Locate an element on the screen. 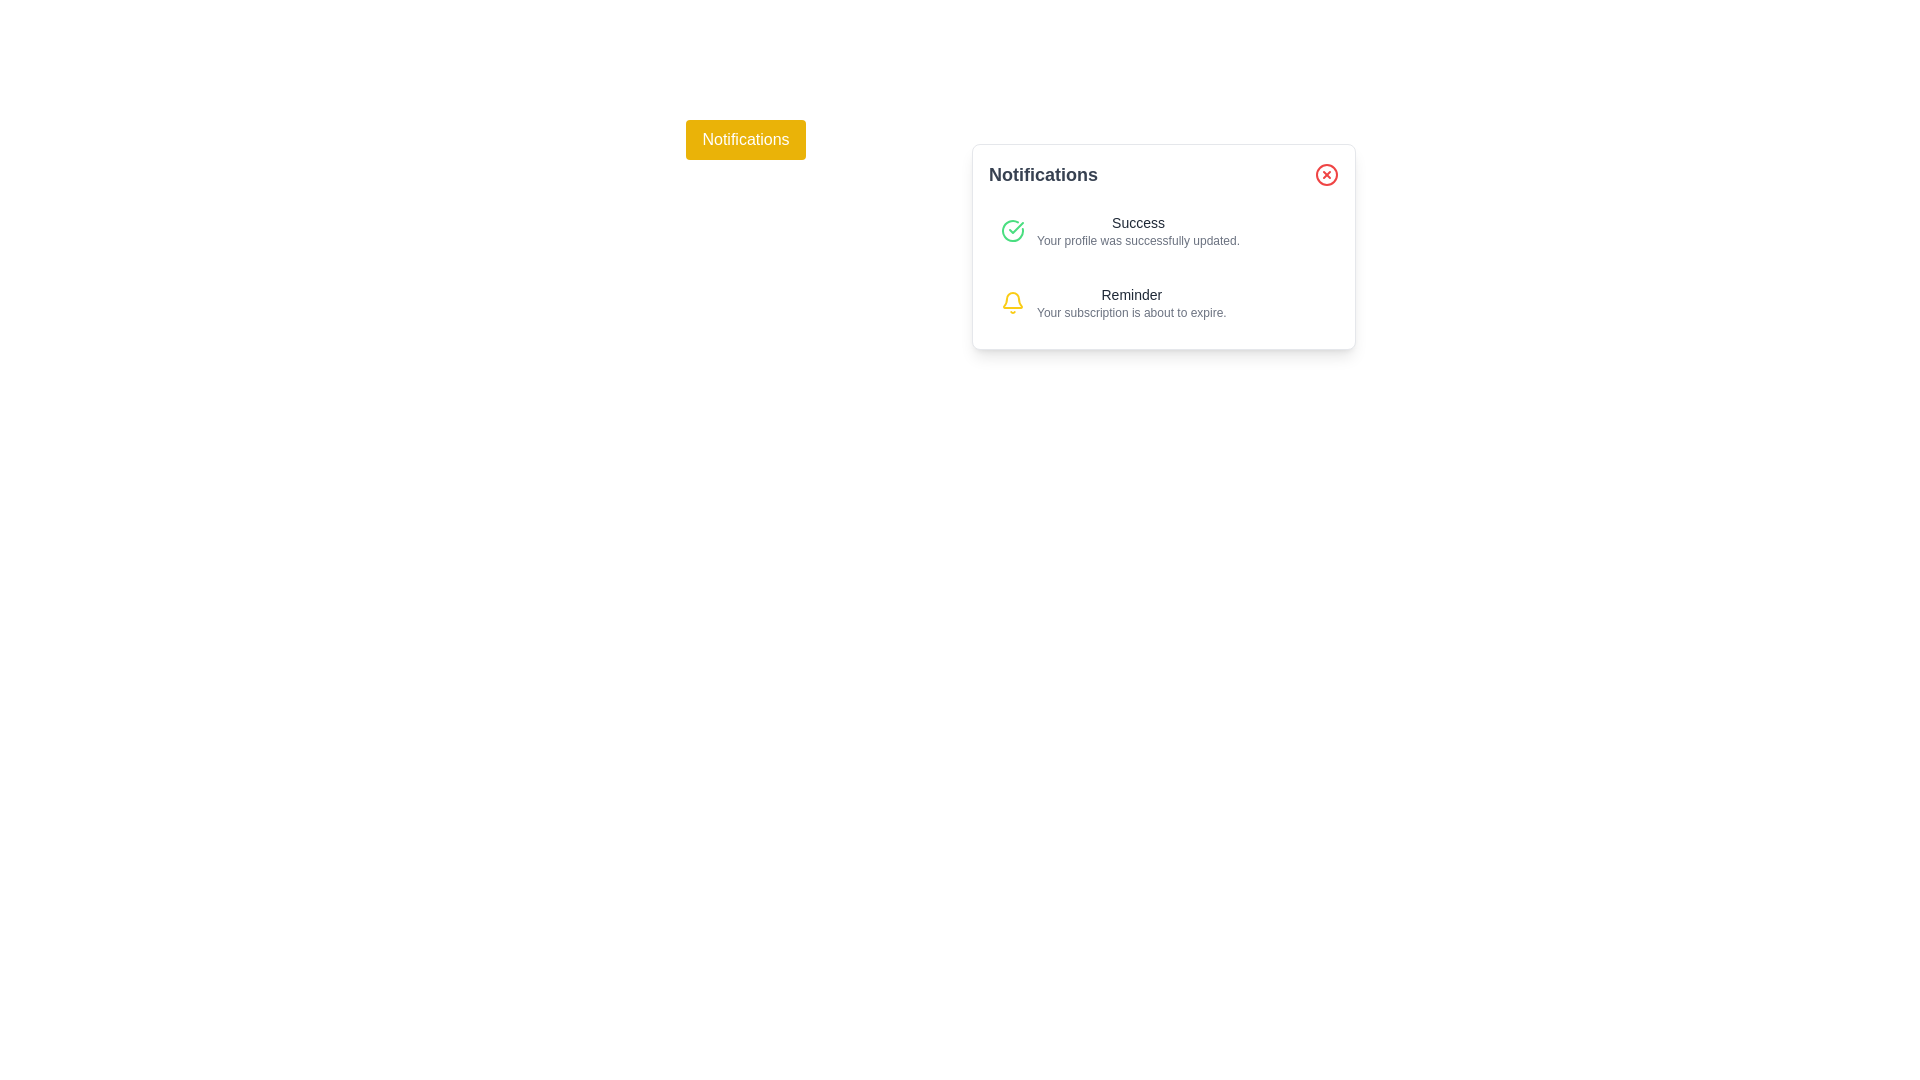  the yellow bell-shaped icon next to the 'Reminder' text within the notification card is located at coordinates (1012, 303).